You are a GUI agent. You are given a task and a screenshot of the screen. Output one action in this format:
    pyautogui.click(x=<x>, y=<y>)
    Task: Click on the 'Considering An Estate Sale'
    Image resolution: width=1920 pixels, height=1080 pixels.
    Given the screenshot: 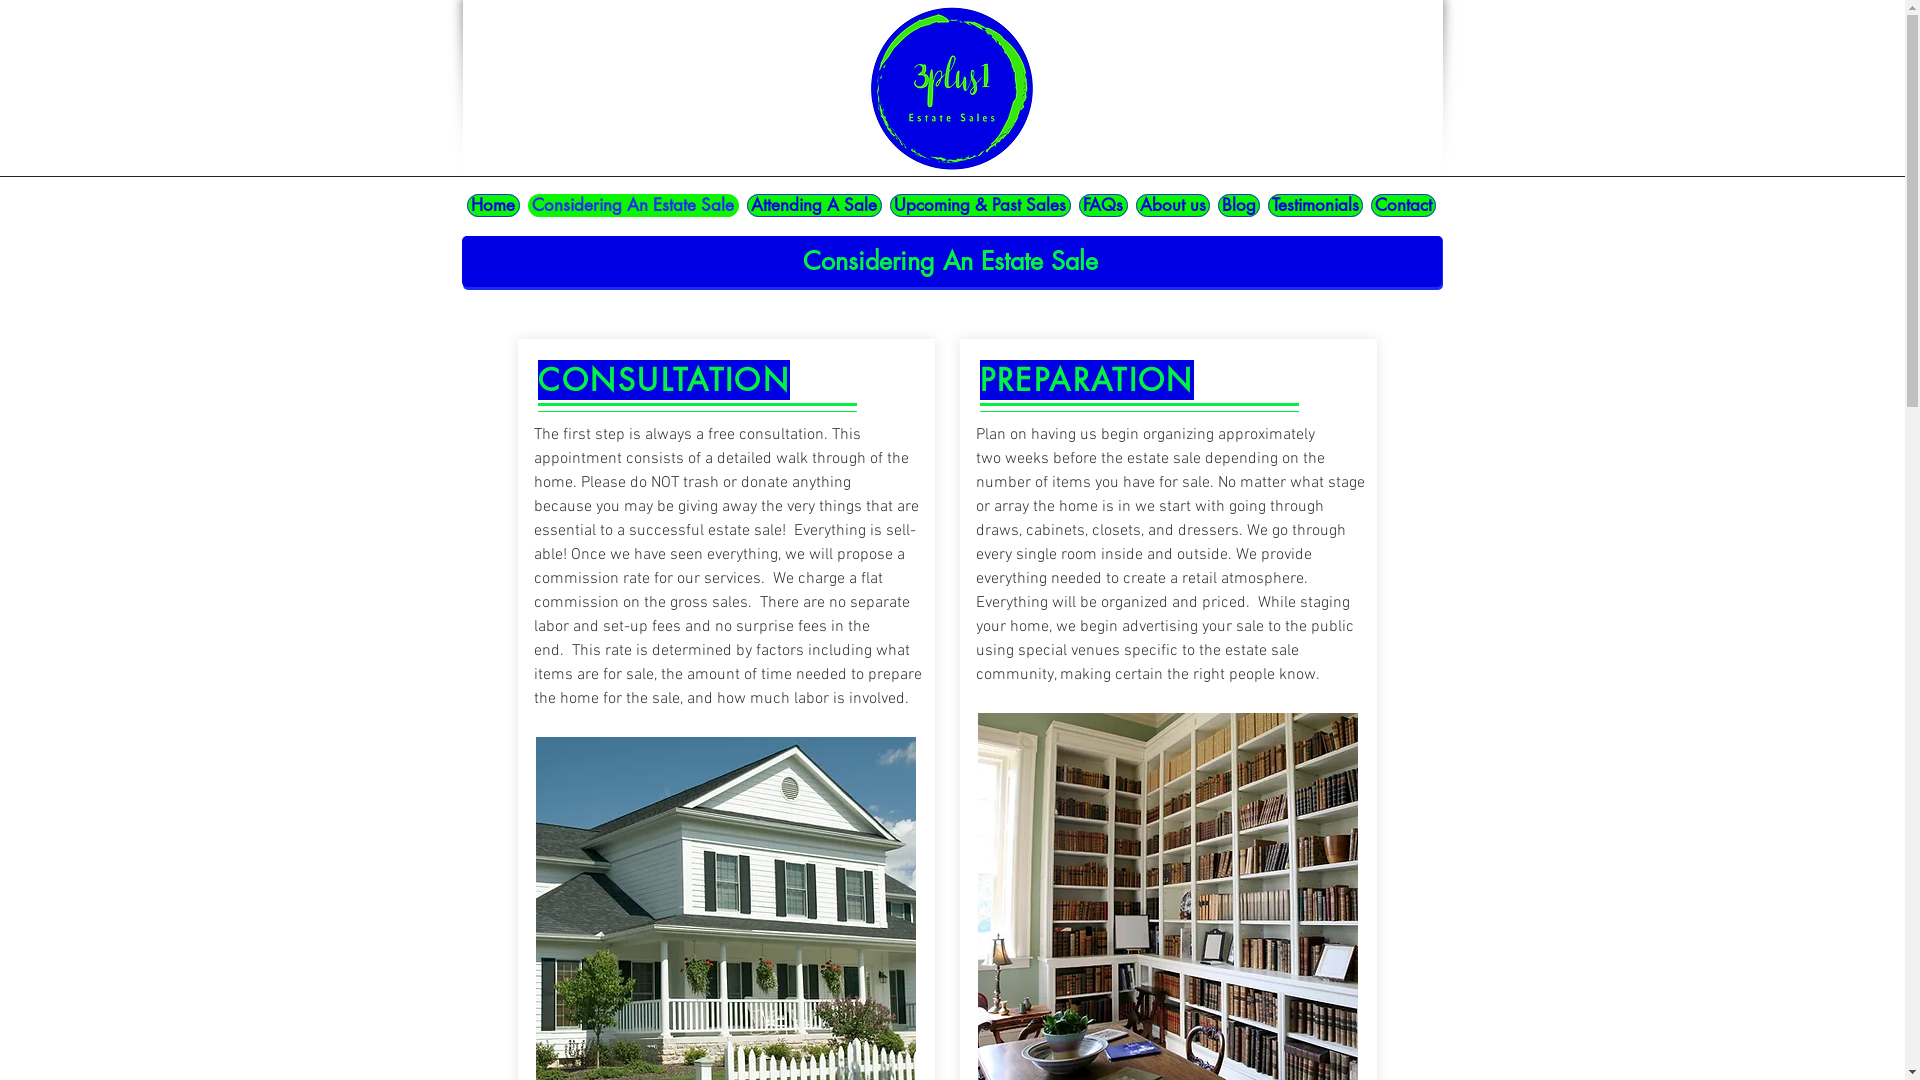 What is the action you would take?
    pyautogui.click(x=632, y=205)
    